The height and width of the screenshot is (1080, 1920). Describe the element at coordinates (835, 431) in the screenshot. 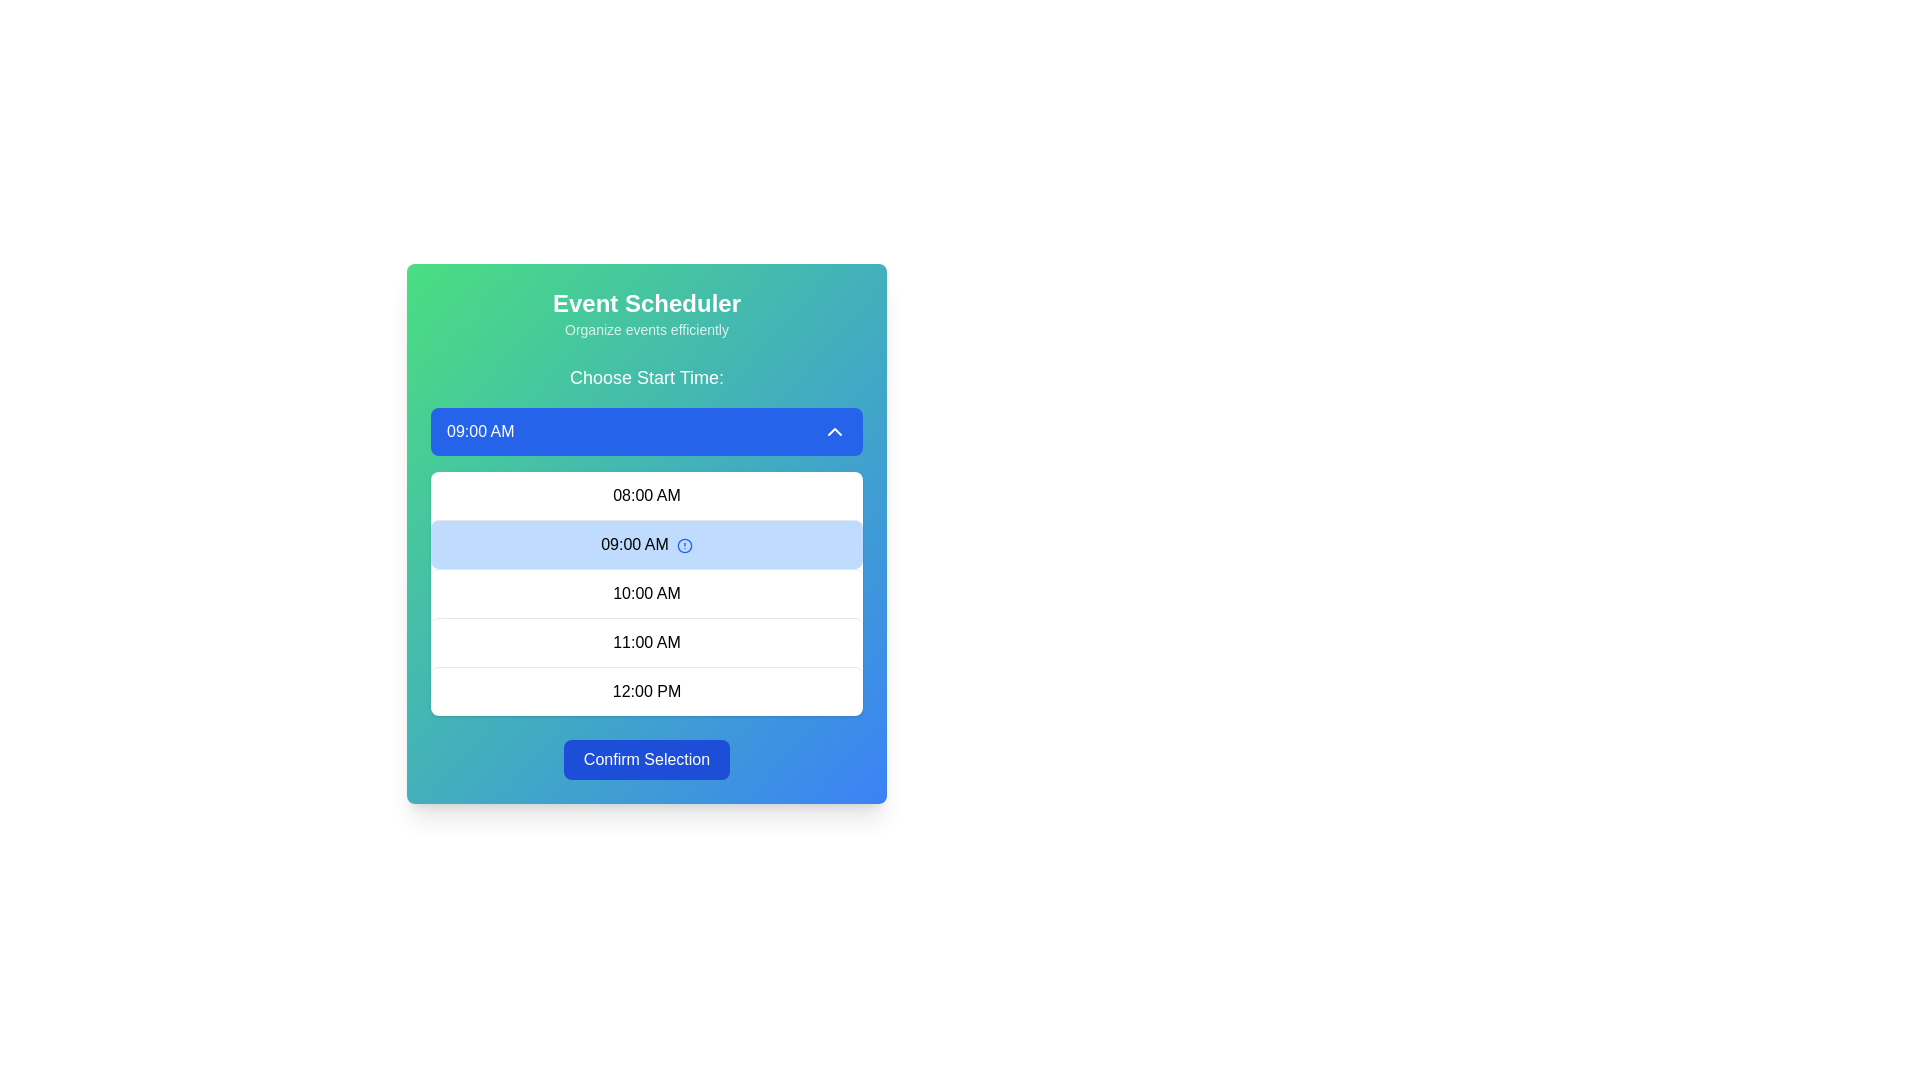

I see `the upward chevron icon adjacent to '09:00 AM' for interaction` at that location.